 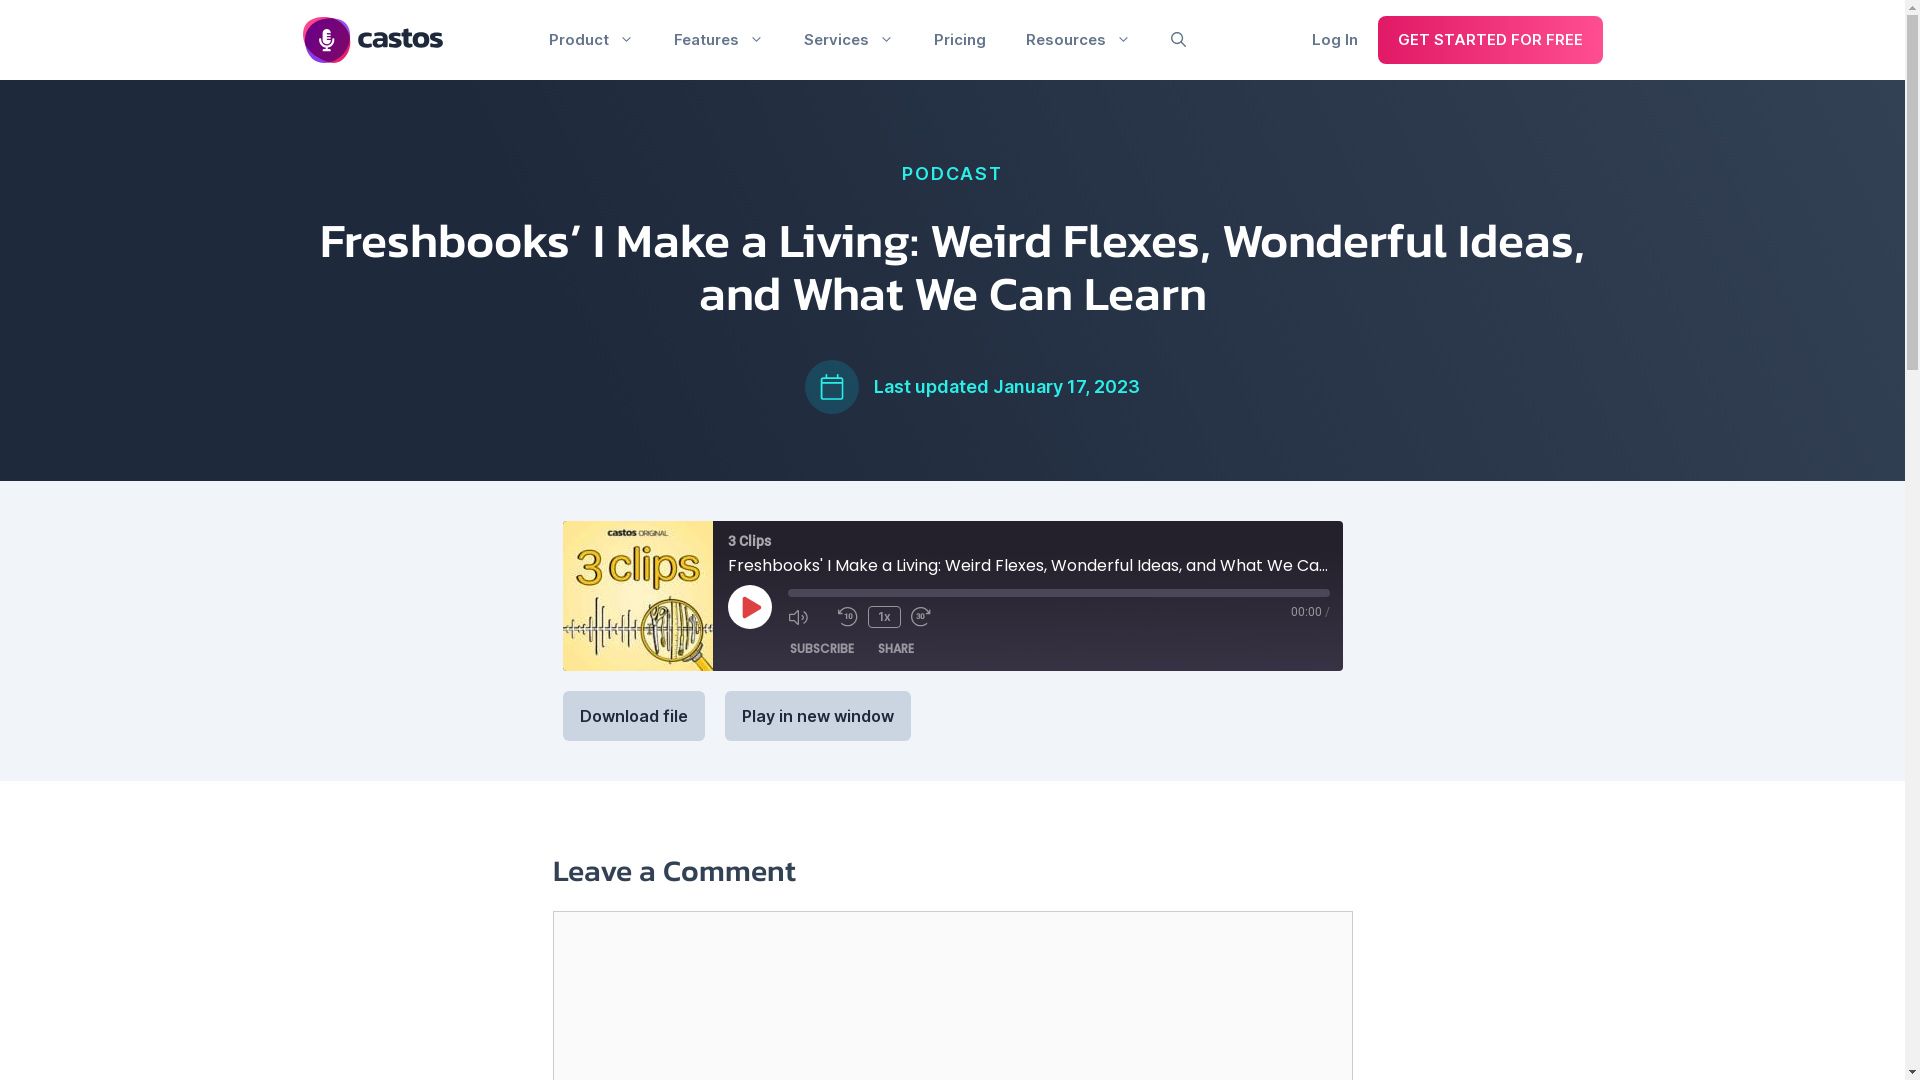 I want to click on 'SHARE', so click(x=895, y=648).